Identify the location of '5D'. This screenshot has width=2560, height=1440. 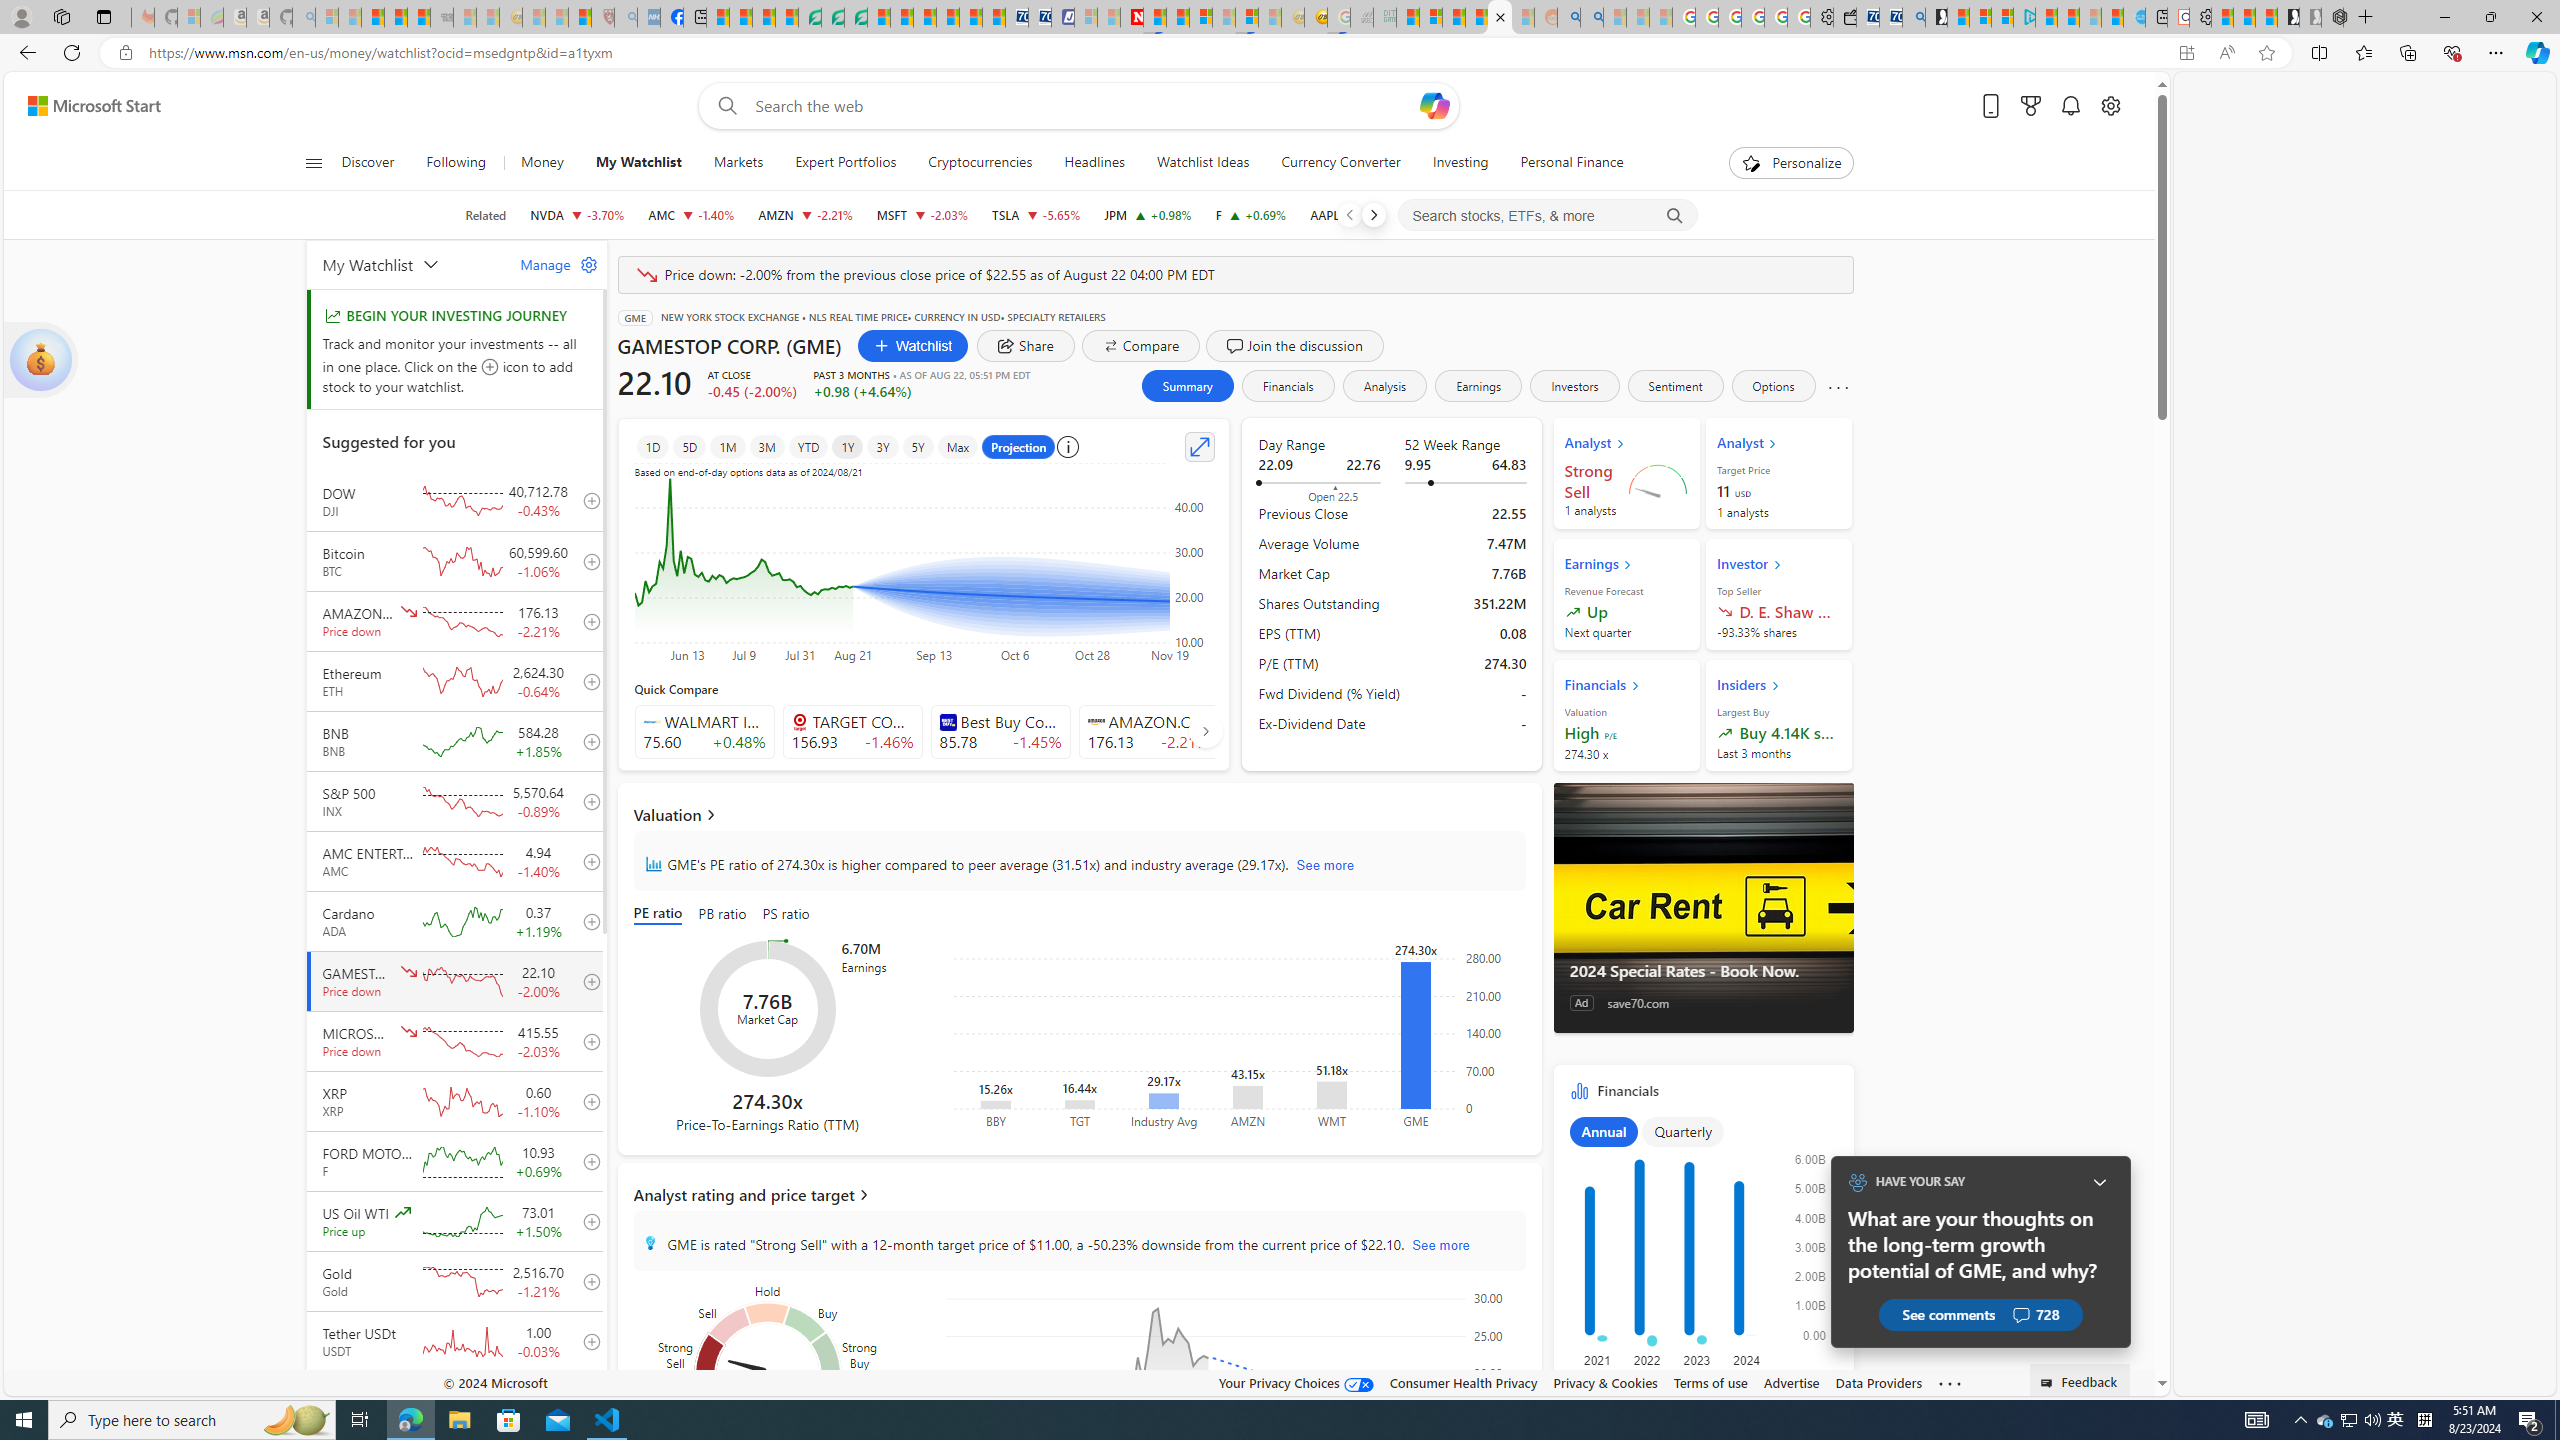
(688, 447).